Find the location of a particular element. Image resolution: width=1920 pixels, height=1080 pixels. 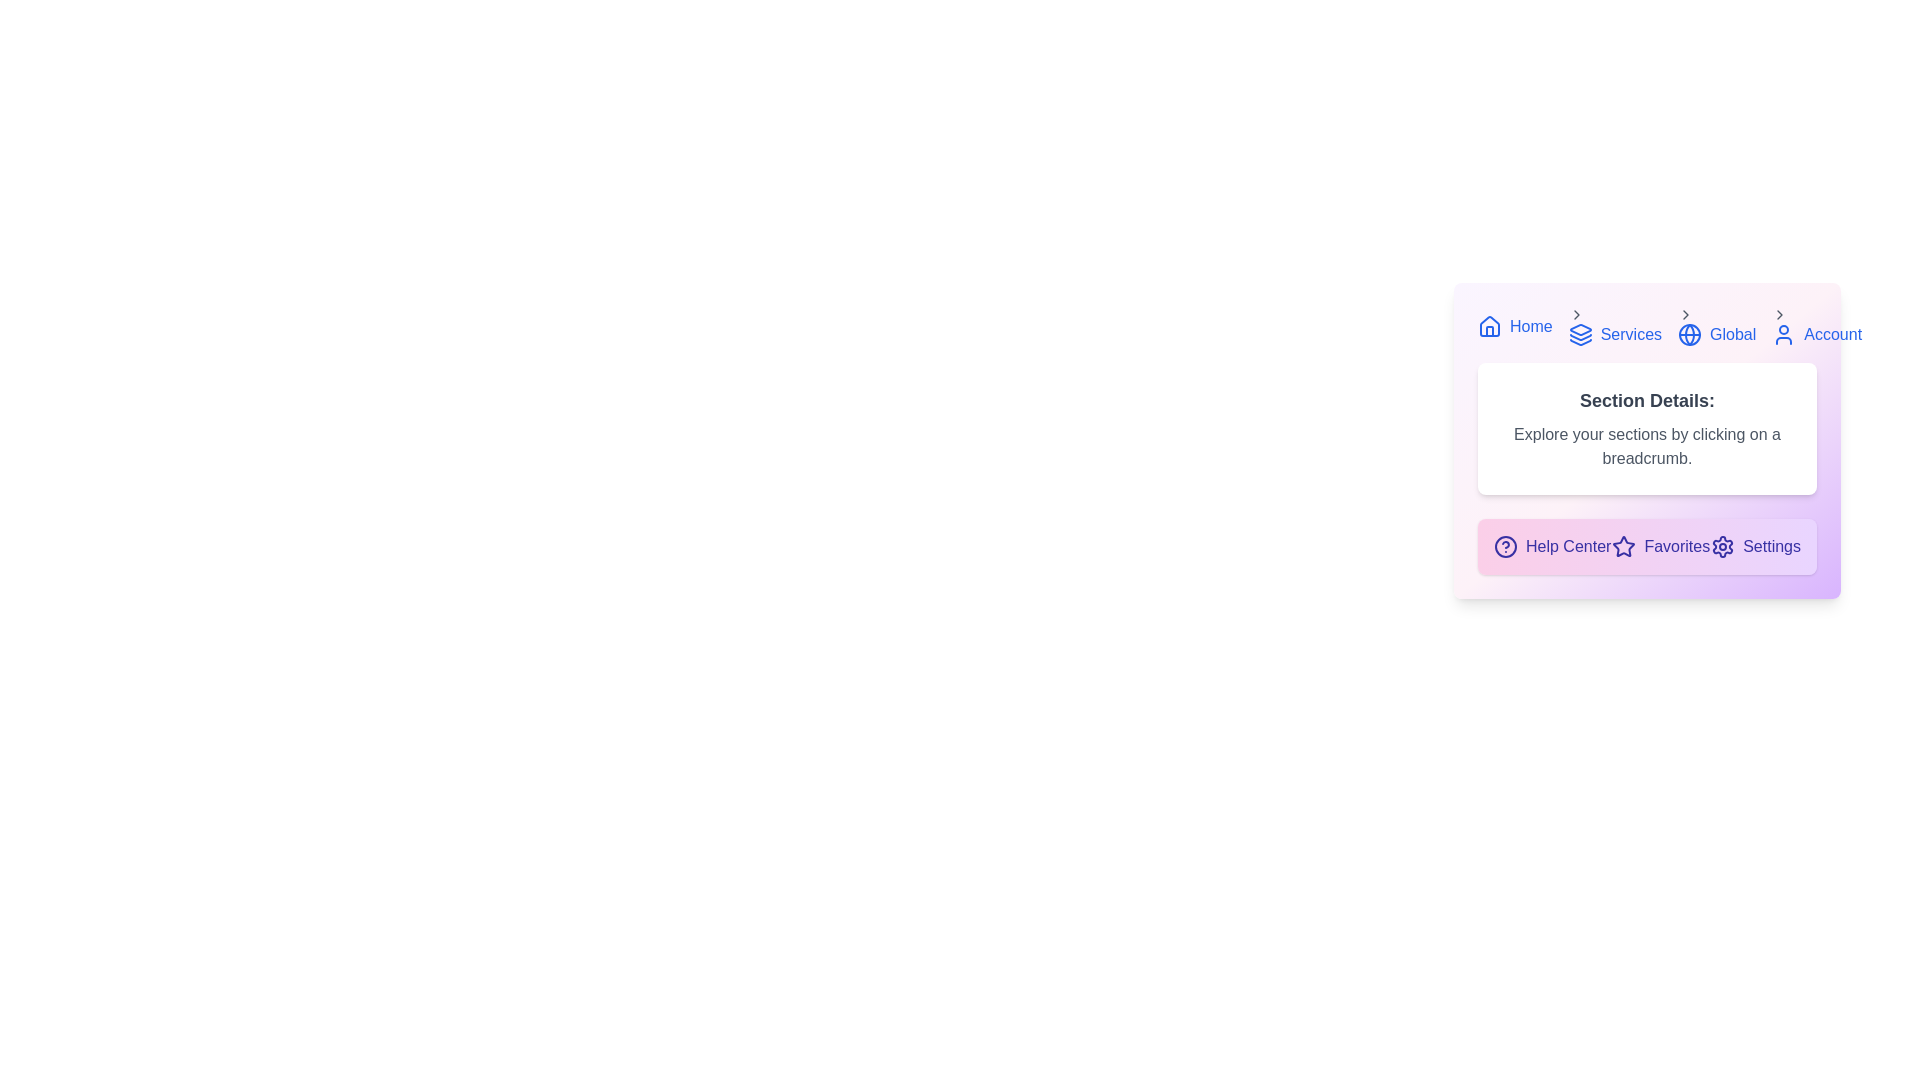

the 'Settings' button, which features a gear icon and indigo text that changes to purple on hover, located at the bottom-right area of the card interface is located at coordinates (1755, 547).